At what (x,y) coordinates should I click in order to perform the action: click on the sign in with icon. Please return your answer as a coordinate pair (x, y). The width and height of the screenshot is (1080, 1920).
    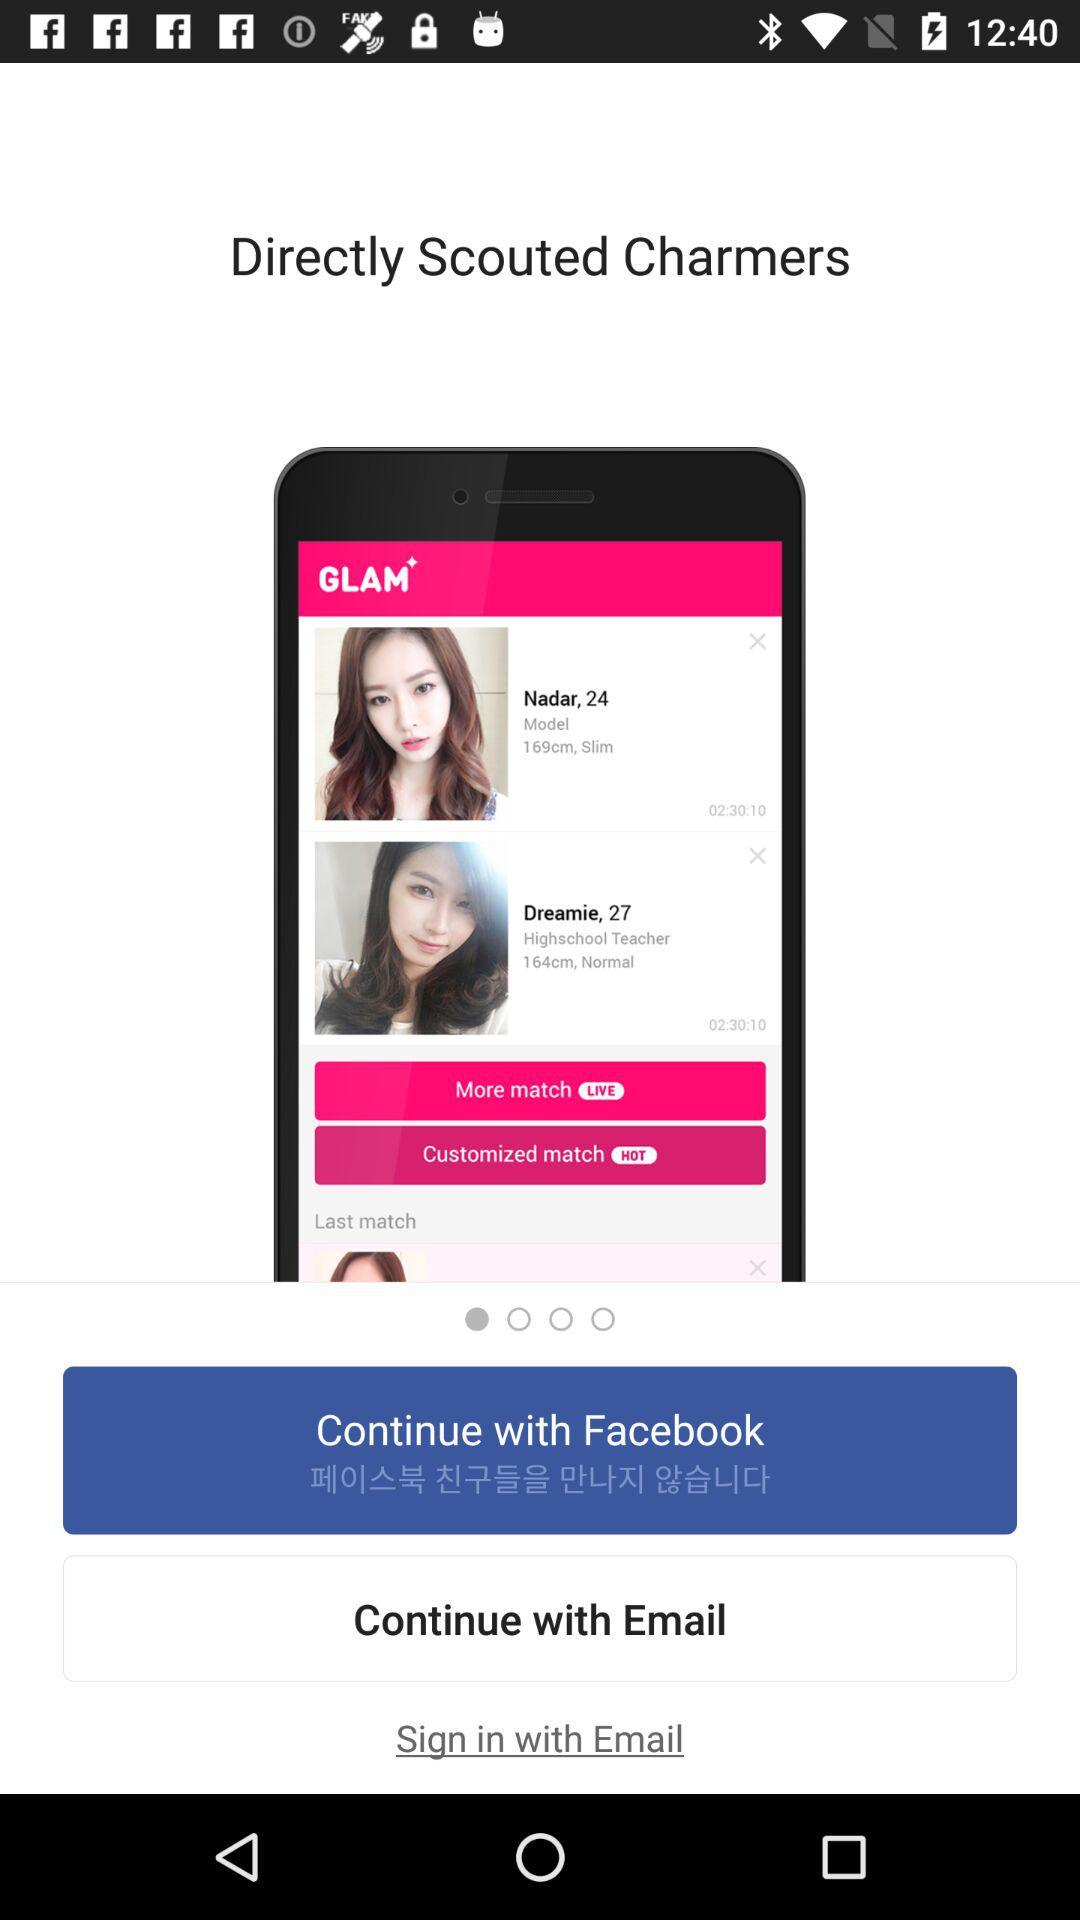
    Looking at the image, I should click on (540, 1736).